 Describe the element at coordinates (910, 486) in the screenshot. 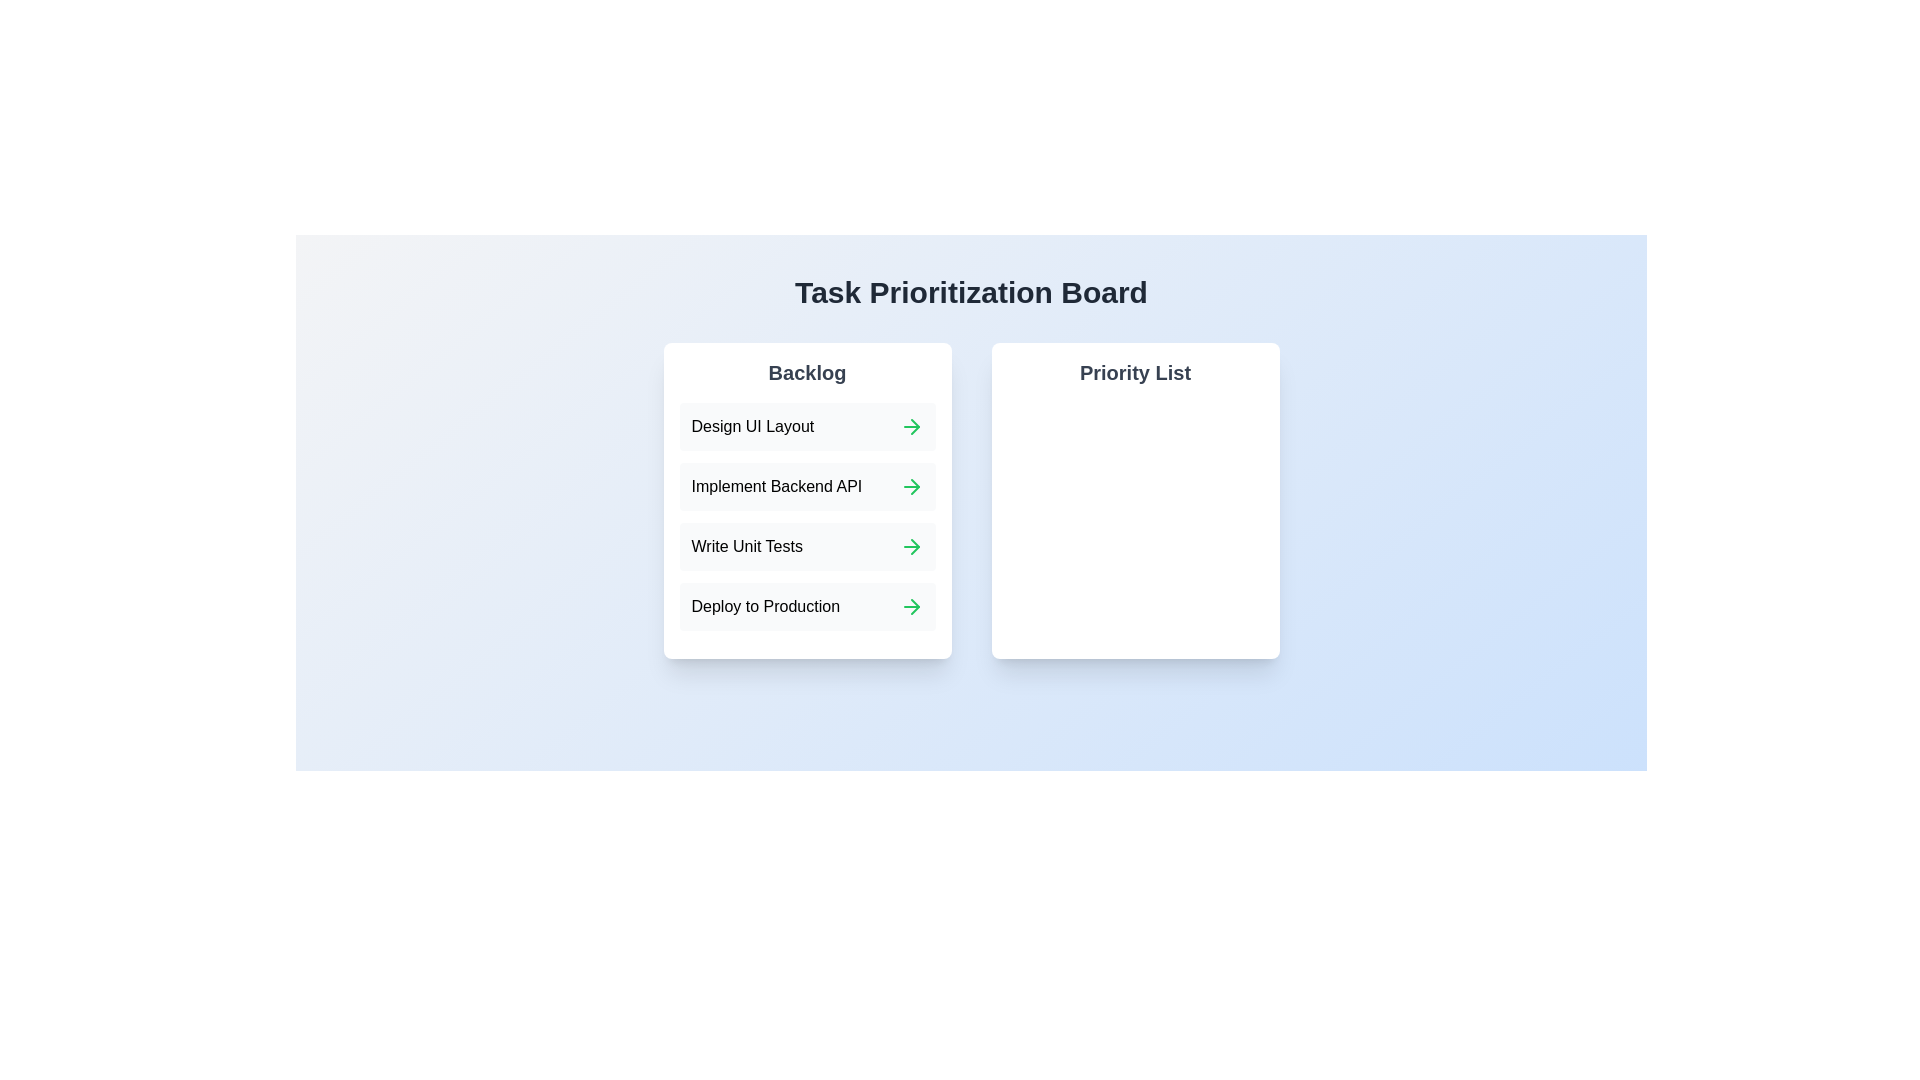

I see `green arrow next to the task 'Implement Backend API' in the Backlog to move it to the Priority List` at that location.